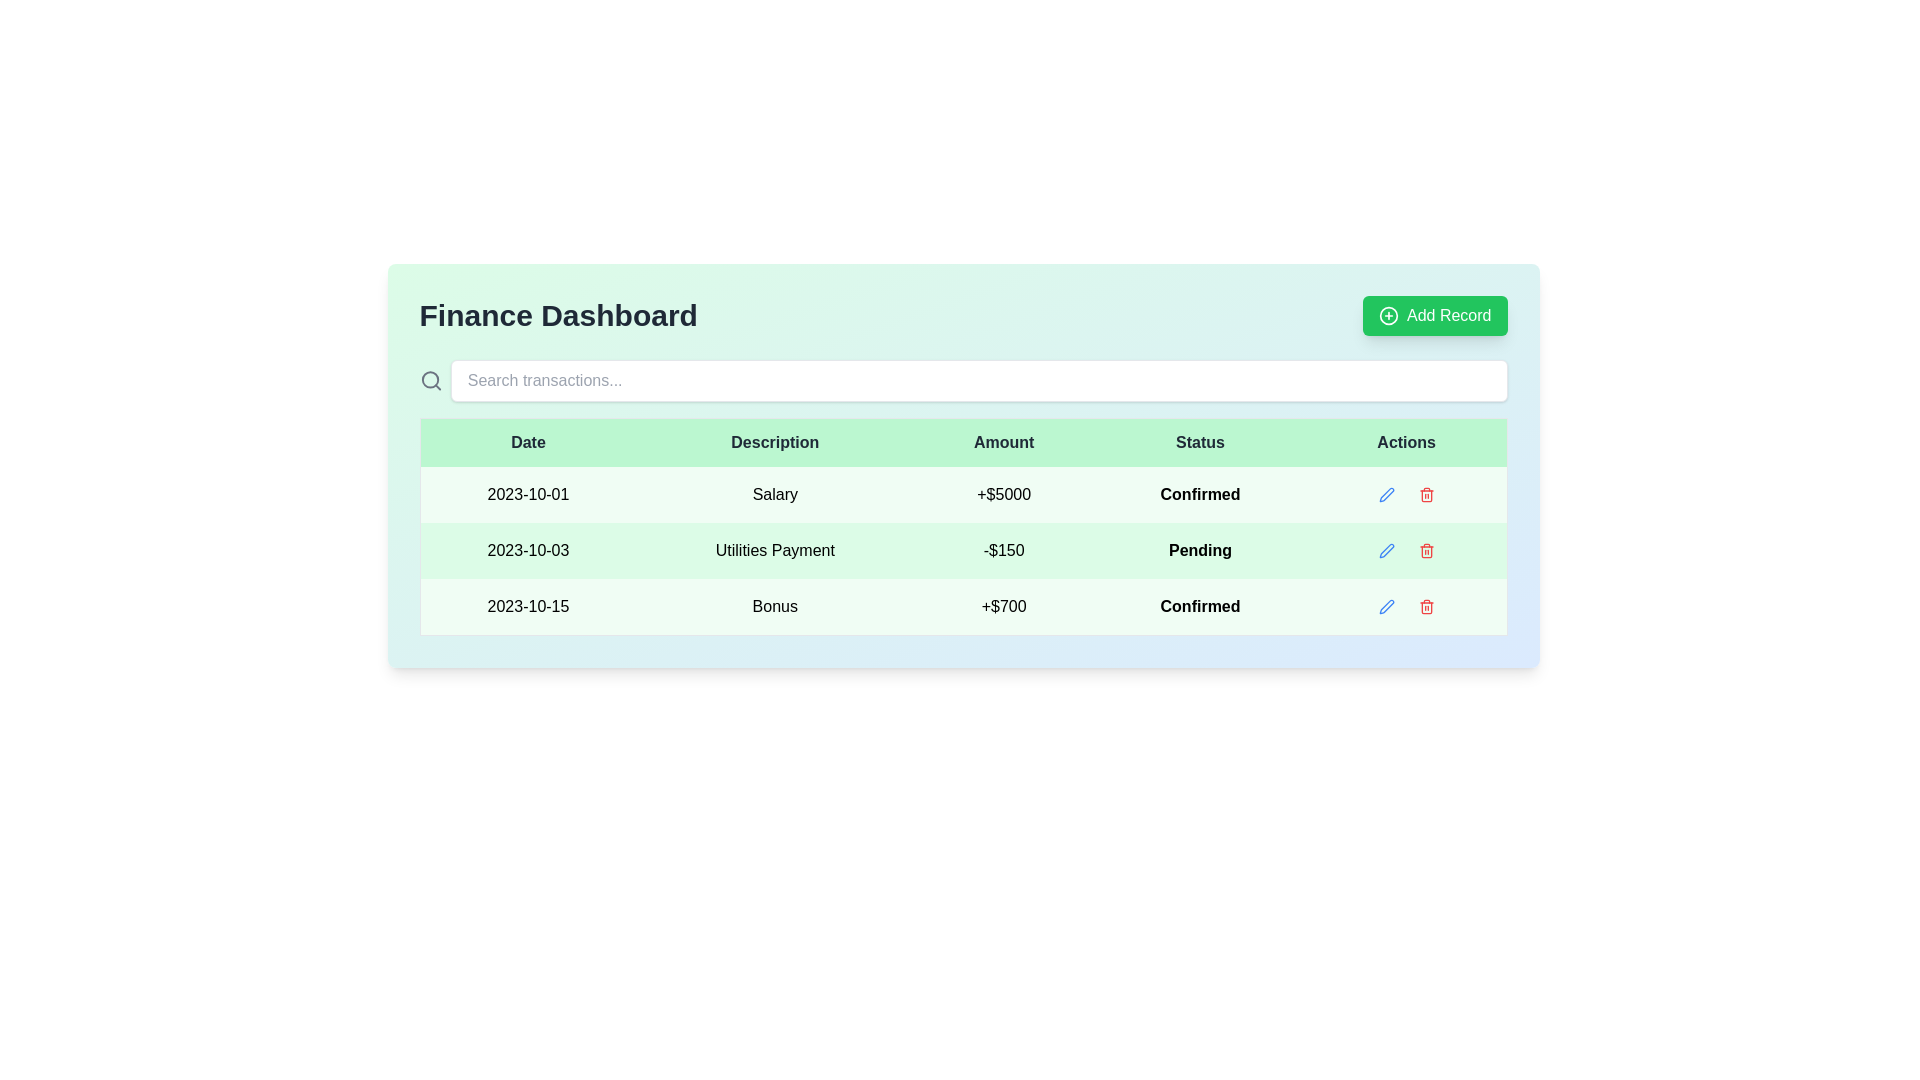  I want to click on the 'Date' text label in the first column of the third row of the table, which indicates the associated date for the data in that row, so click(528, 606).